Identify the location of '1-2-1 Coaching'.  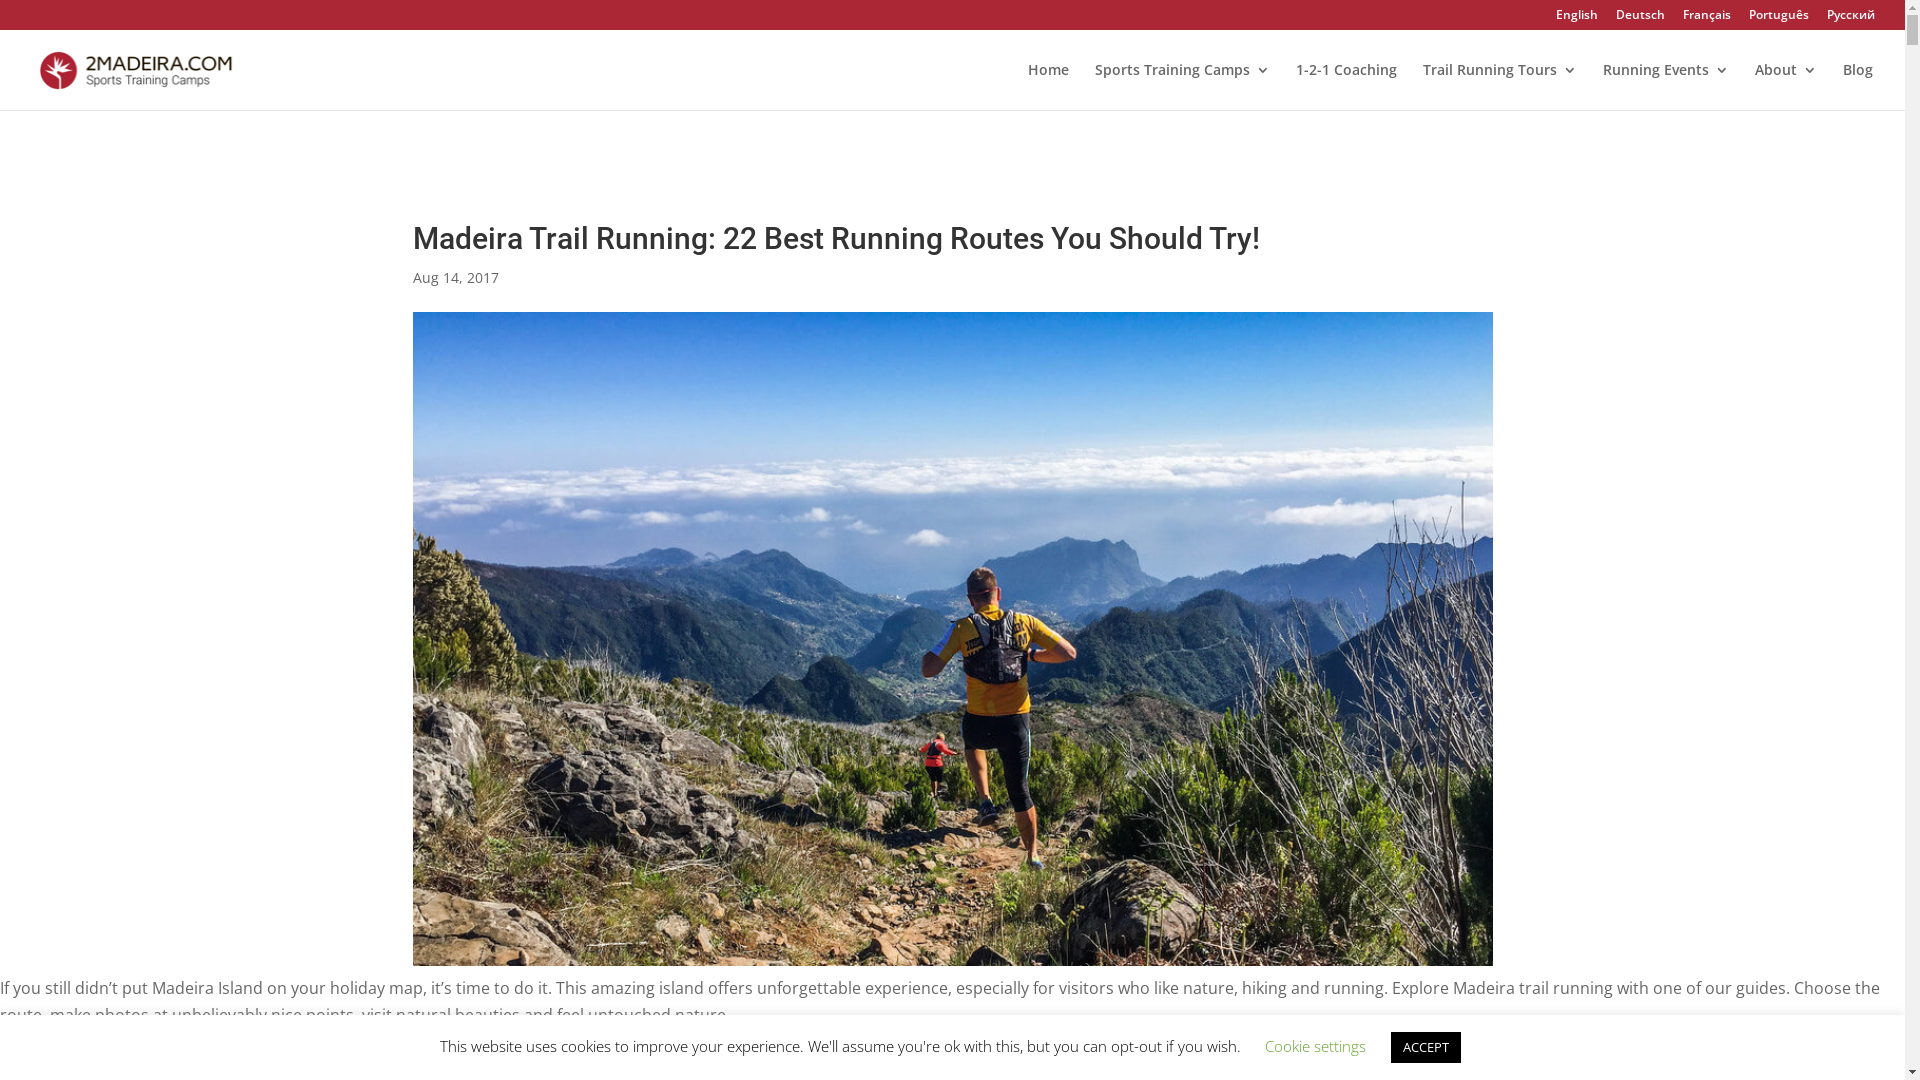
(1346, 85).